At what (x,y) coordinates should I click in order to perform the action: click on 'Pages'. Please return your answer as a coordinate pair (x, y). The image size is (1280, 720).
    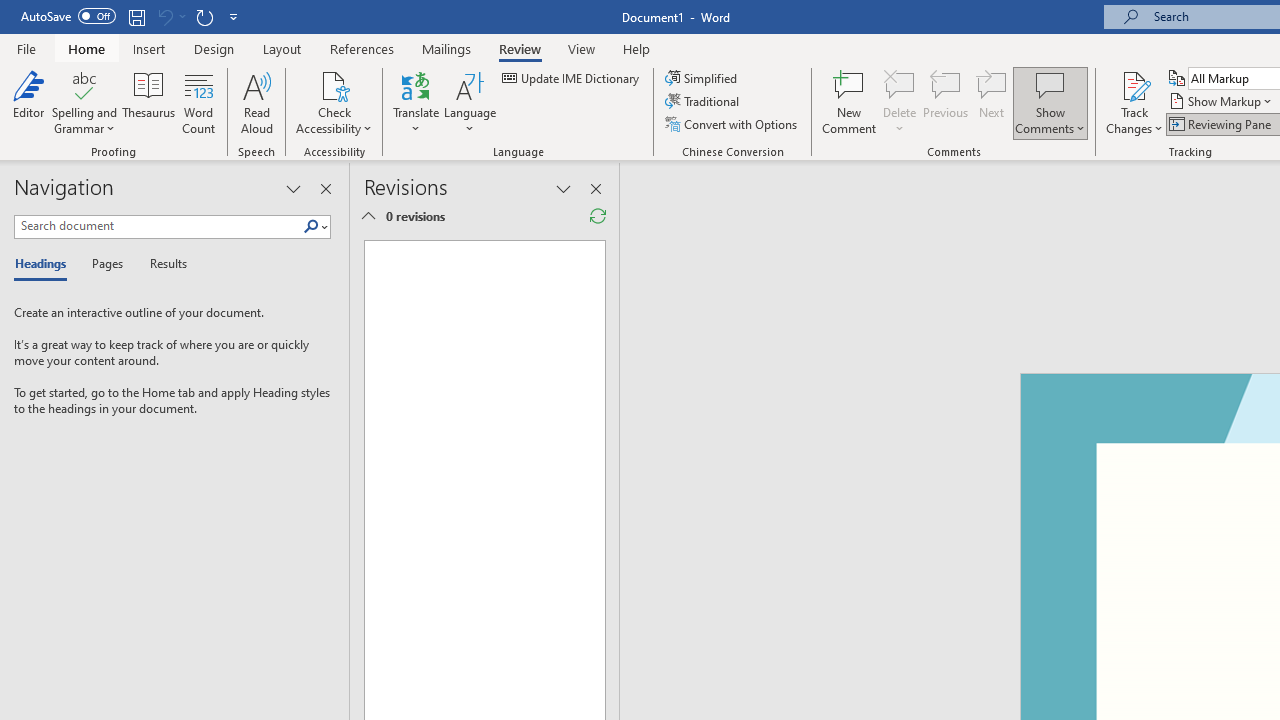
    Looking at the image, I should click on (104, 264).